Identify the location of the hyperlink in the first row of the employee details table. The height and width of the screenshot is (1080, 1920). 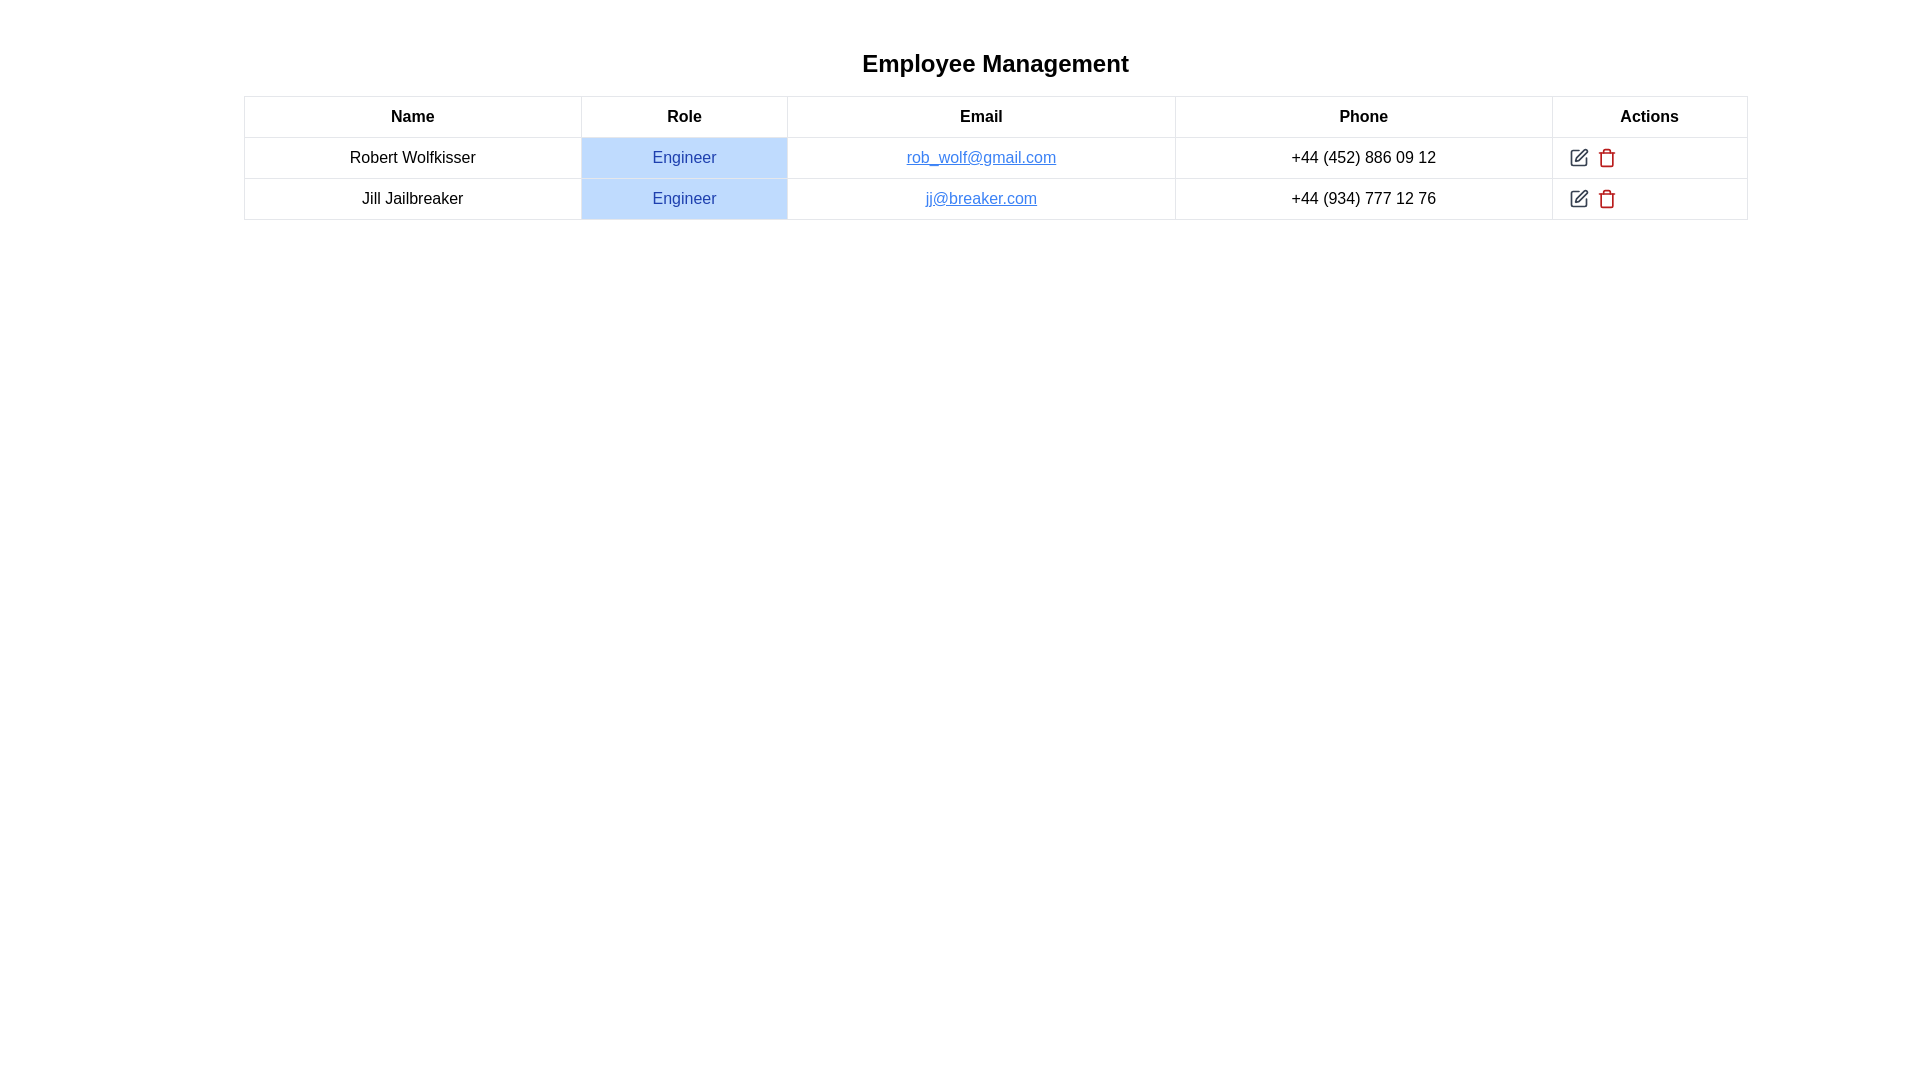
(995, 157).